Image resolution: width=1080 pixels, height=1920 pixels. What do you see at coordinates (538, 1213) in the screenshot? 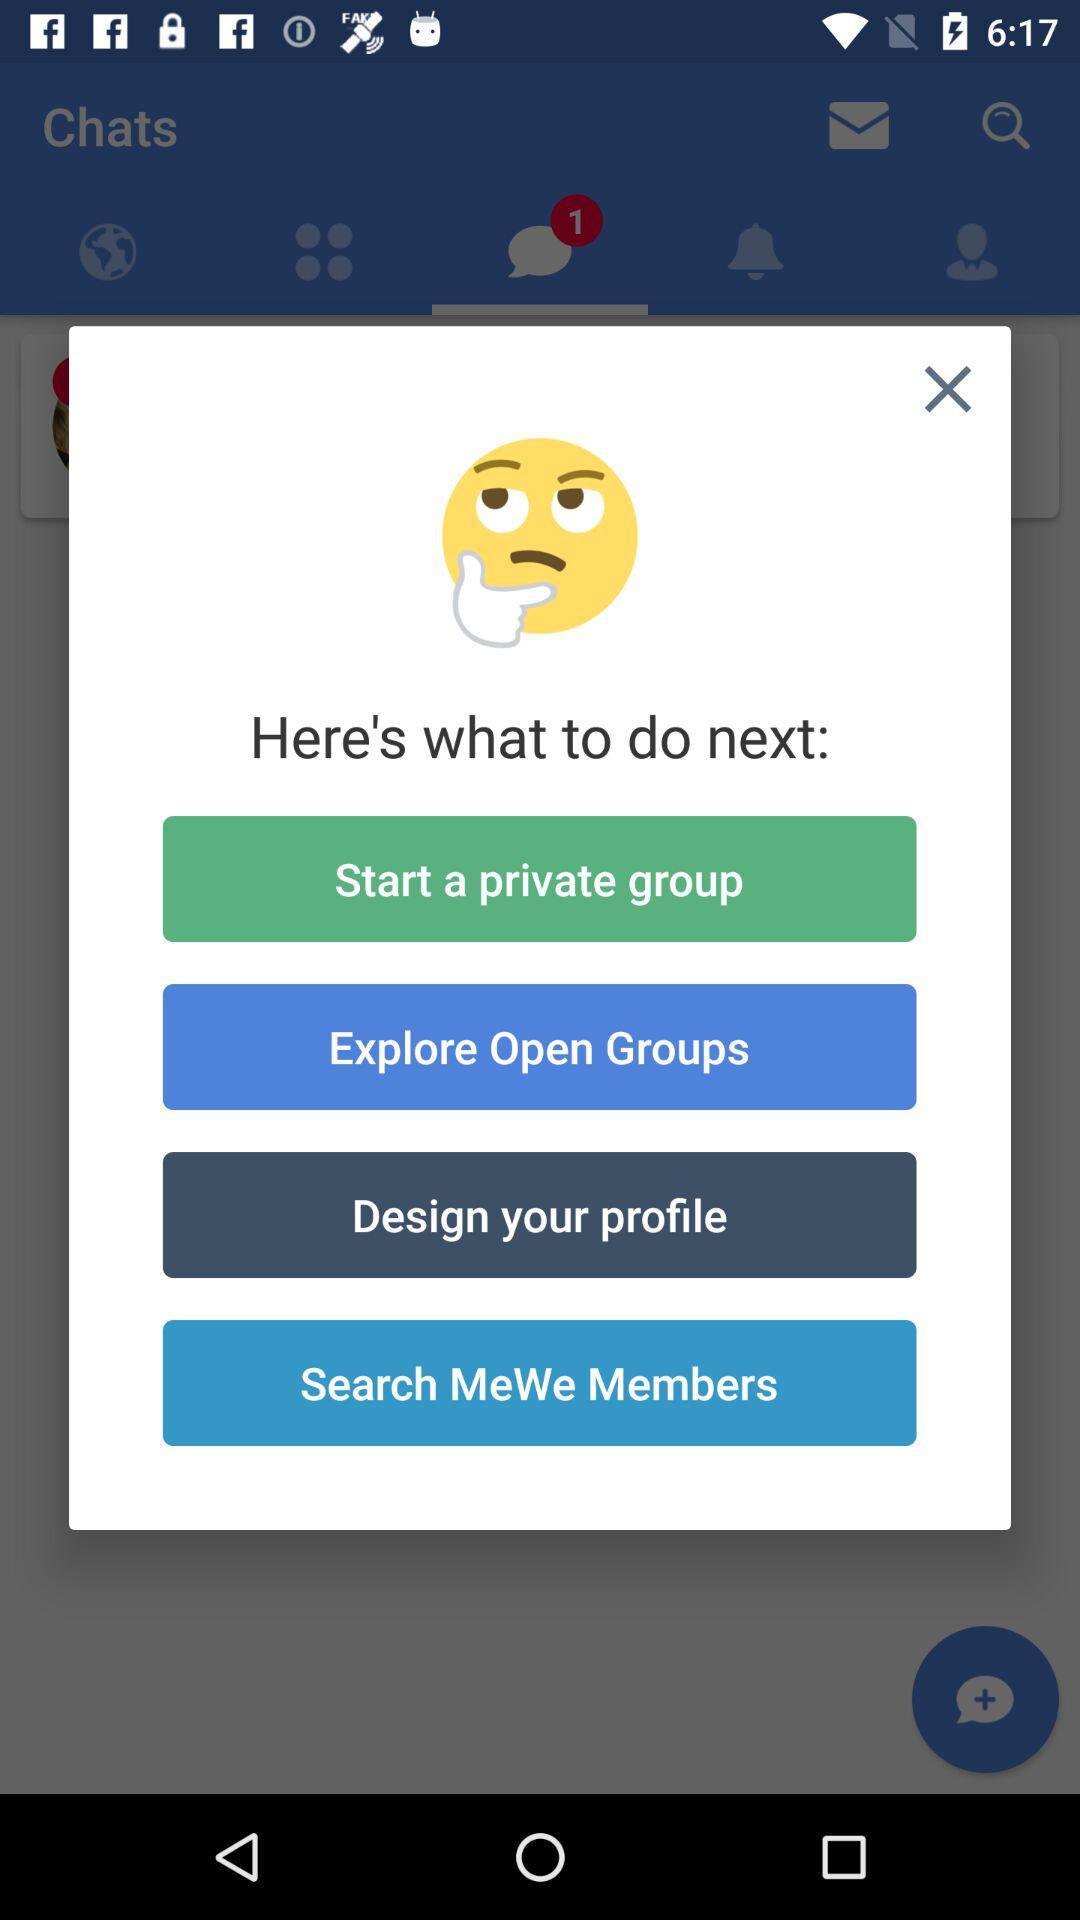
I see `the design your profile item` at bounding box center [538, 1213].